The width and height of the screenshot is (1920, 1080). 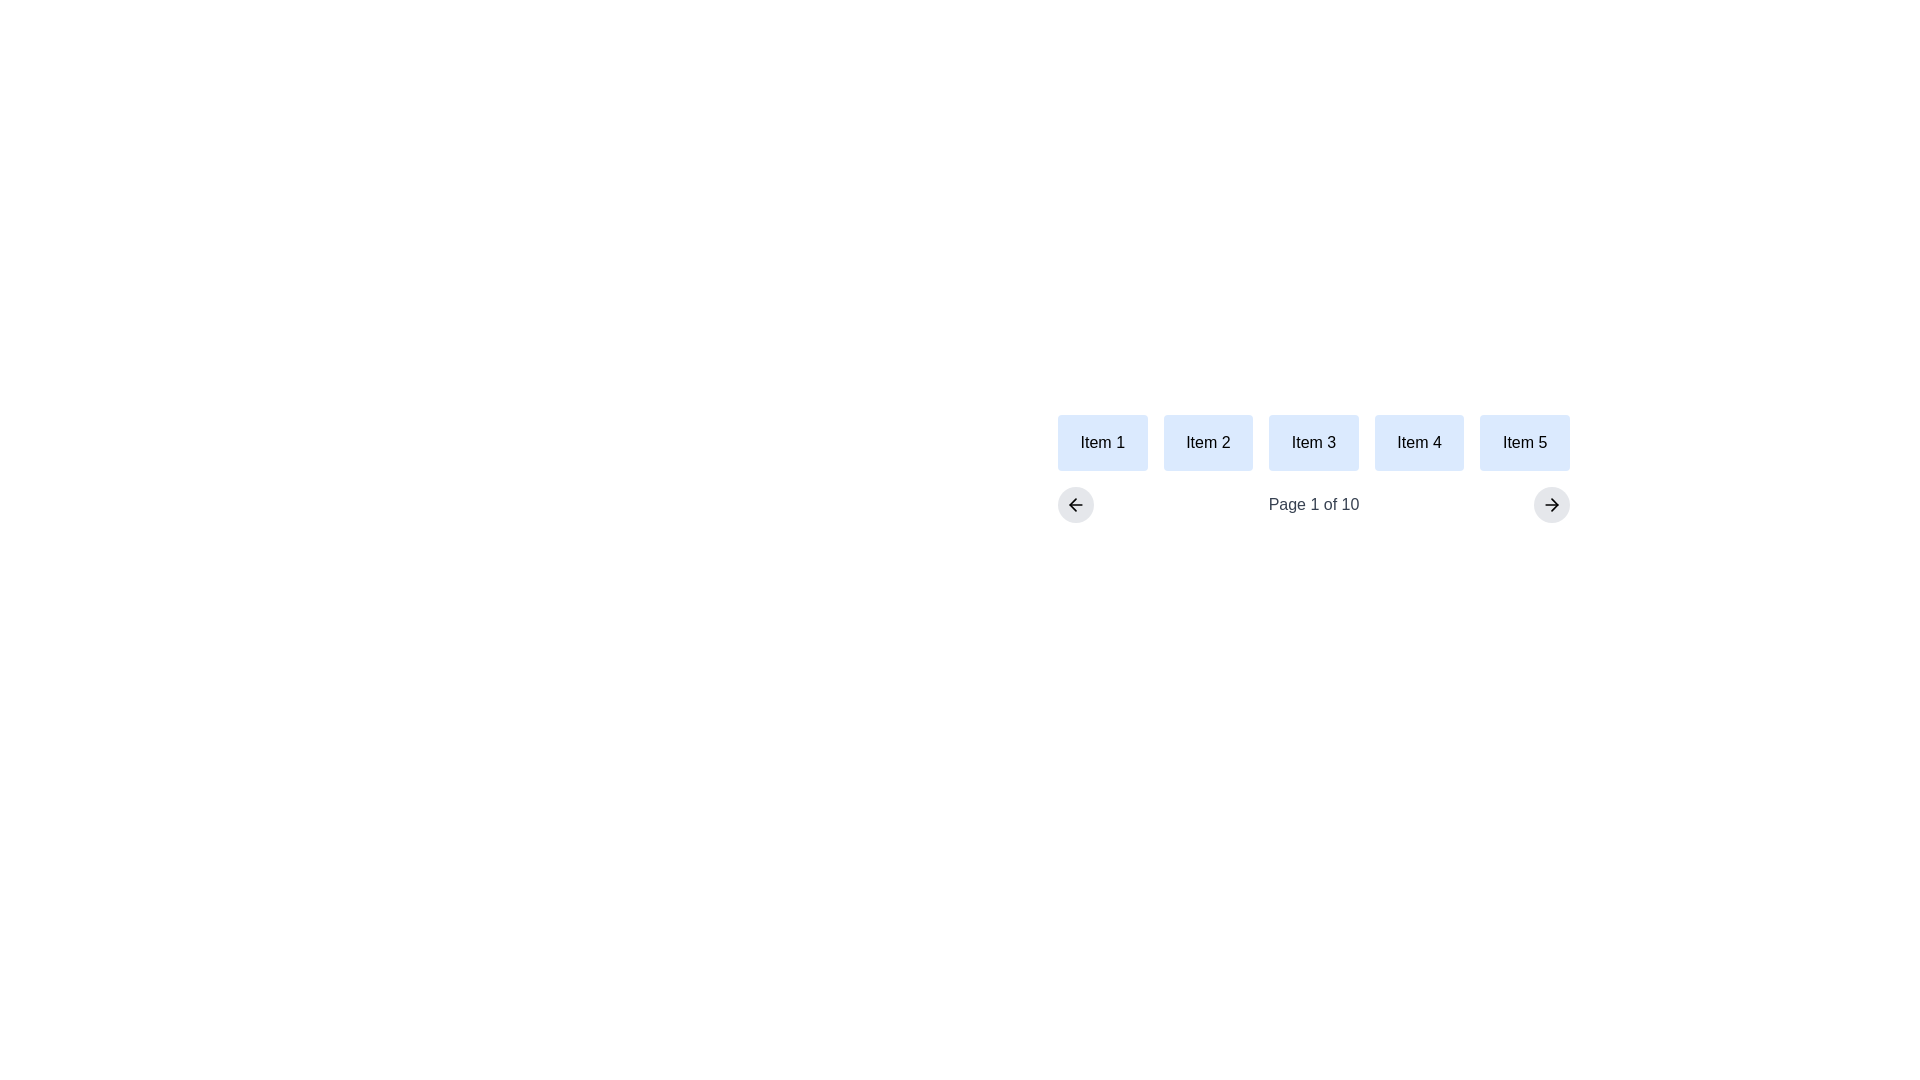 What do you see at coordinates (1207, 442) in the screenshot?
I see `the button labeled 'Item 2', which is the second button in a row of five buttons, positioned between 'Item 1' and 'Item 3'` at bounding box center [1207, 442].